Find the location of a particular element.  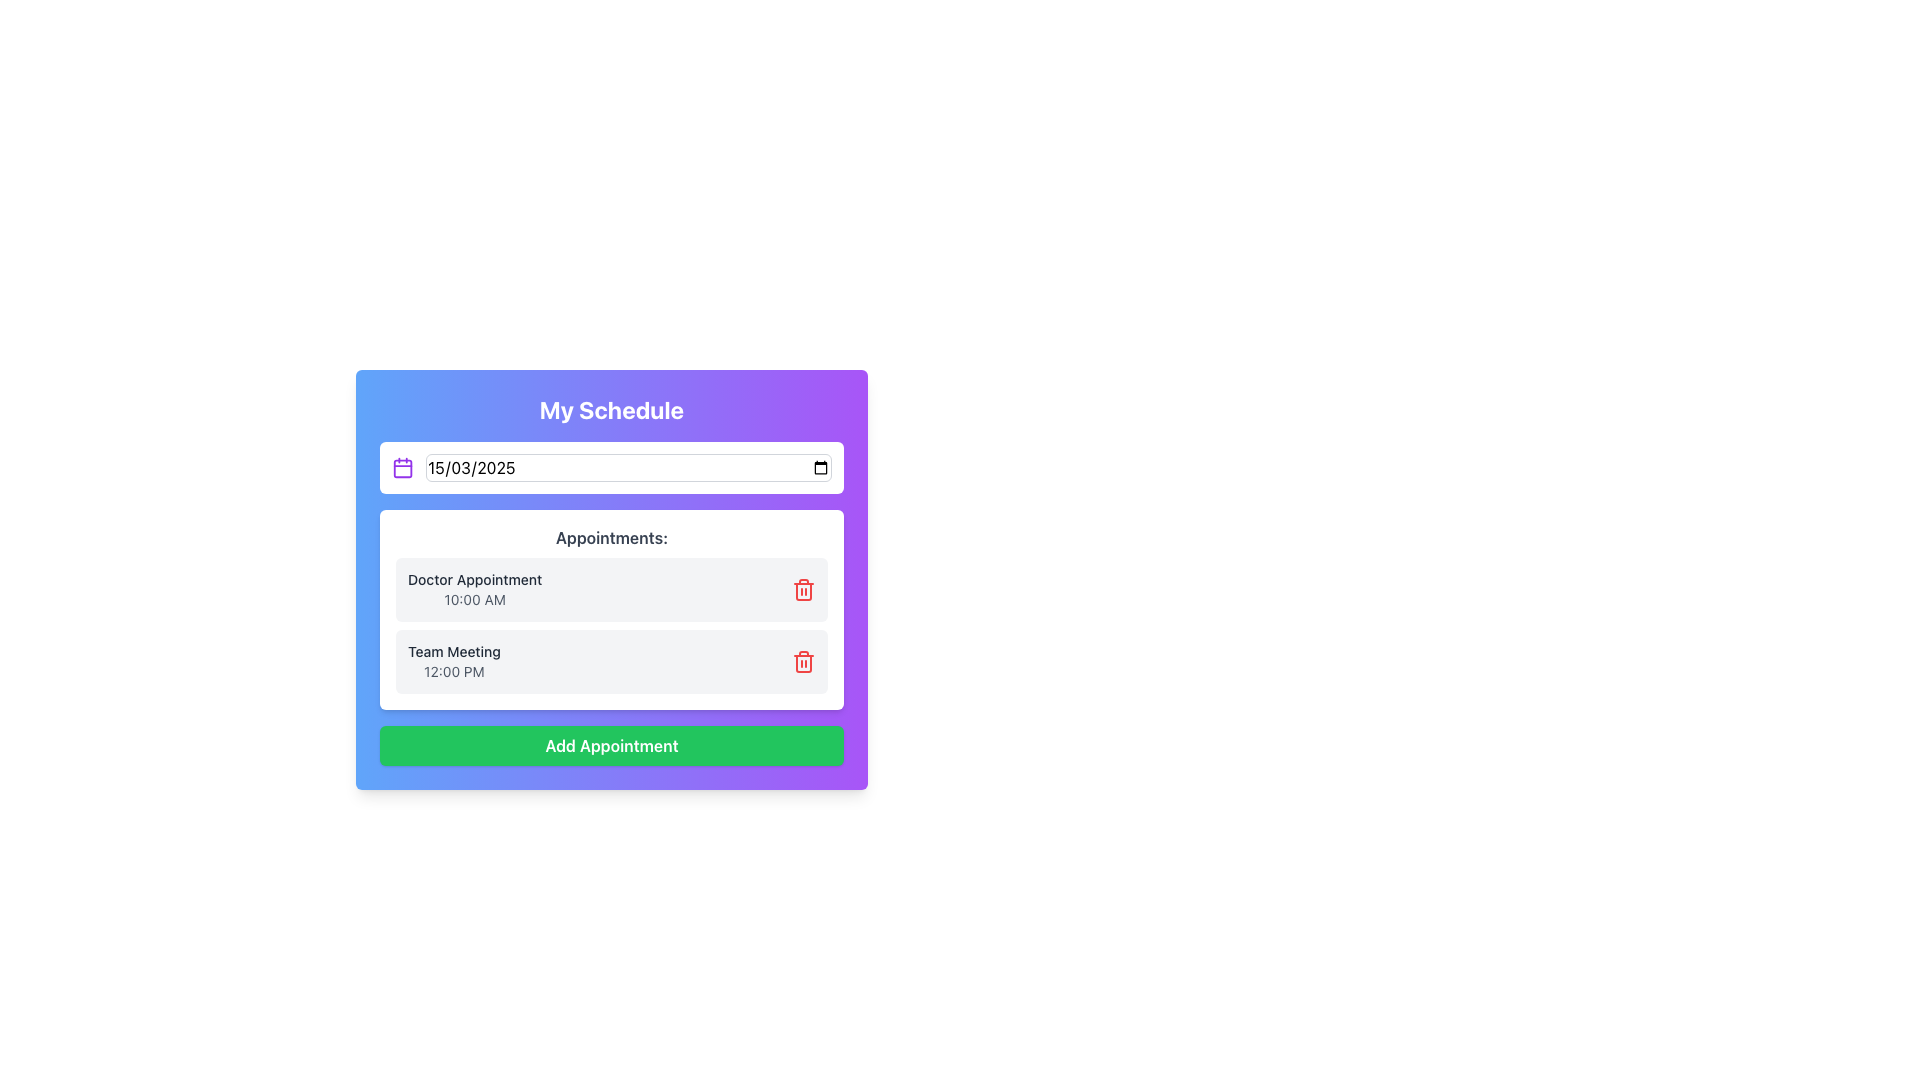

text content displayed in the Text Display of the second appointment card under the 'Appointments' section of the 'My Schedule' interface, which shows the title 'Team Meeting' and the scheduled time '12:00 PM' is located at coordinates (453, 662).